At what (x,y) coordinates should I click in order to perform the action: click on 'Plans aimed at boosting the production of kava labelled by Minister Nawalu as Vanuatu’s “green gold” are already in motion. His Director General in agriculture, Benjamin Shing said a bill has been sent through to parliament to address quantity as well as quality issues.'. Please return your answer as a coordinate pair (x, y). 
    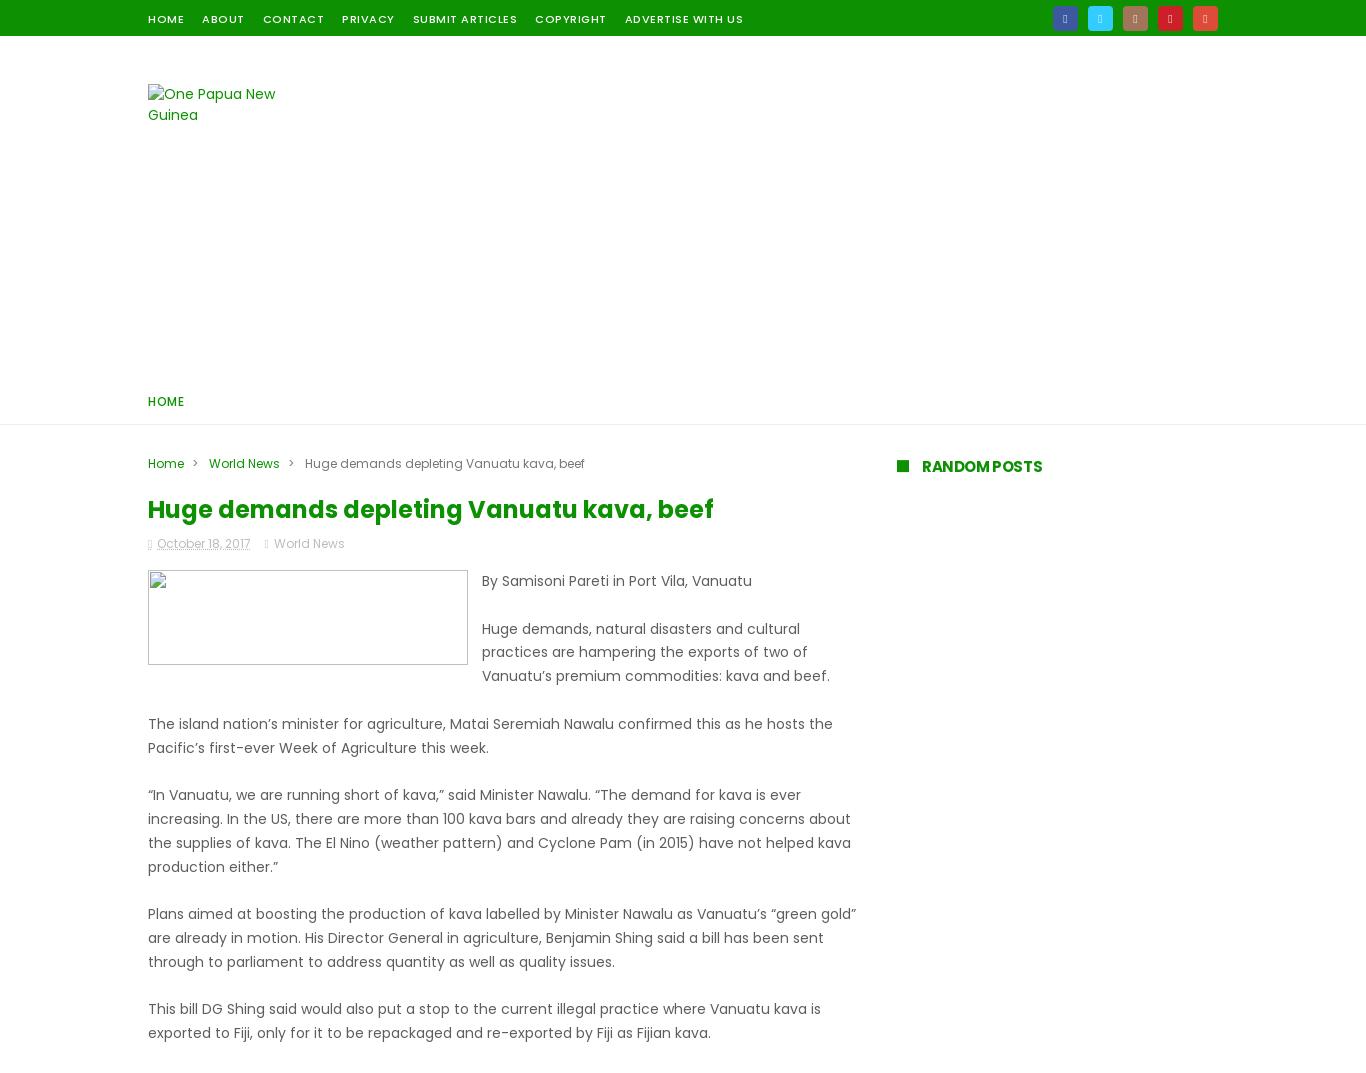
    Looking at the image, I should click on (502, 937).